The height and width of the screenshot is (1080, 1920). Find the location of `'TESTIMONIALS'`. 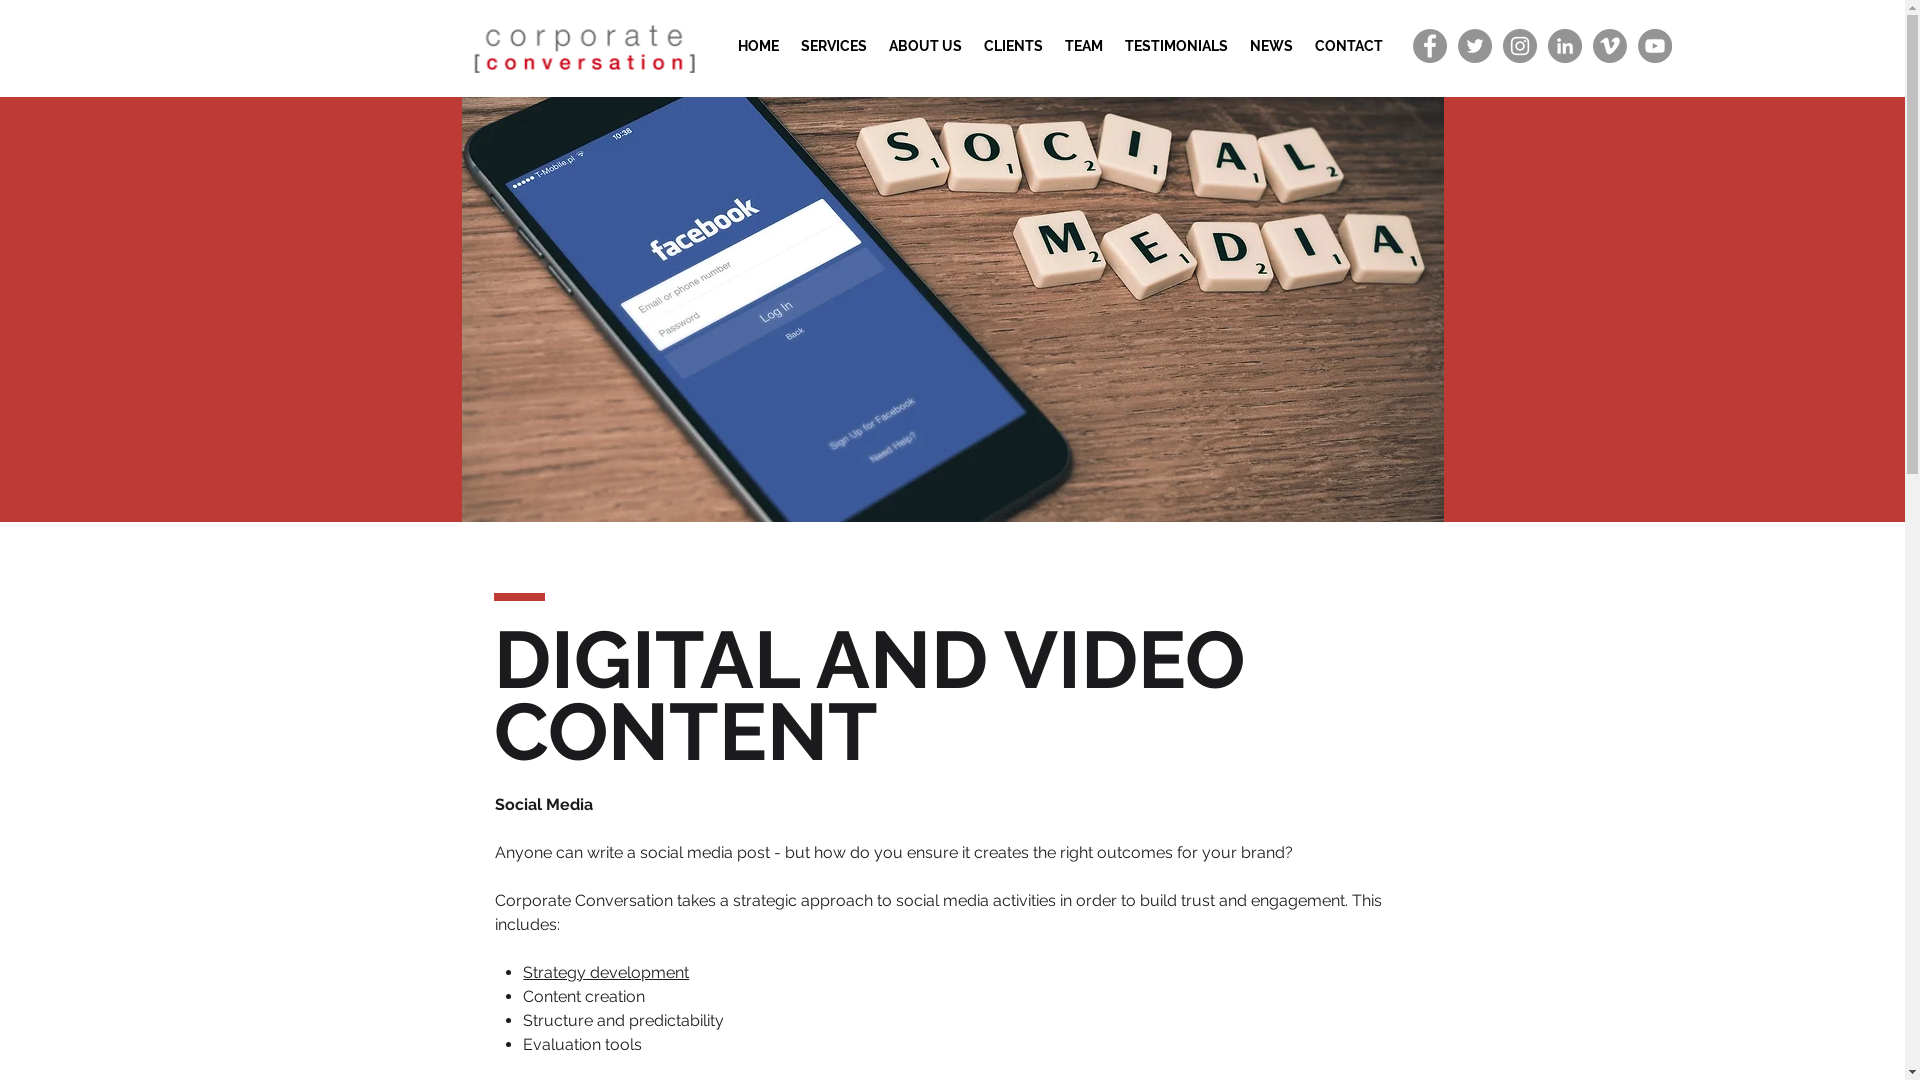

'TESTIMONIALS' is located at coordinates (1176, 45).